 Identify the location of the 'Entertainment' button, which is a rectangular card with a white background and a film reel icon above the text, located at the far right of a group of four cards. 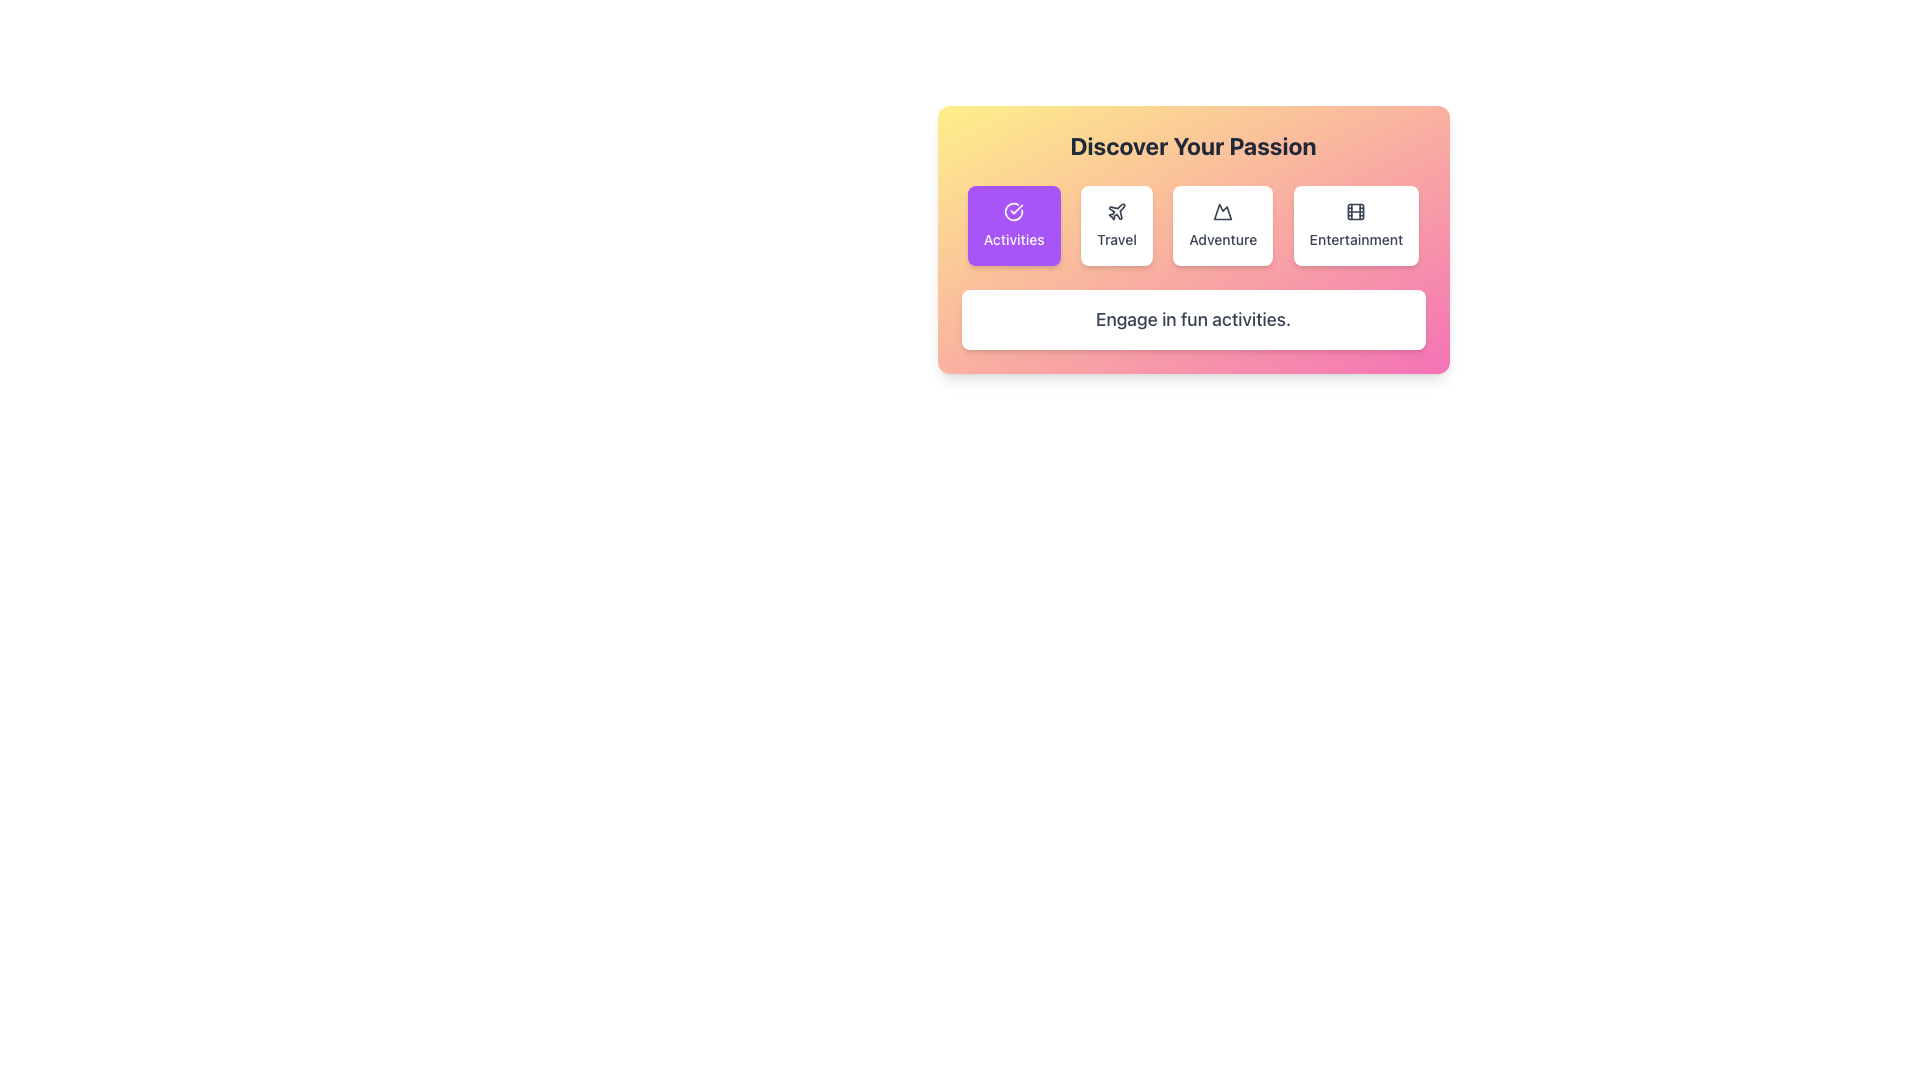
(1356, 225).